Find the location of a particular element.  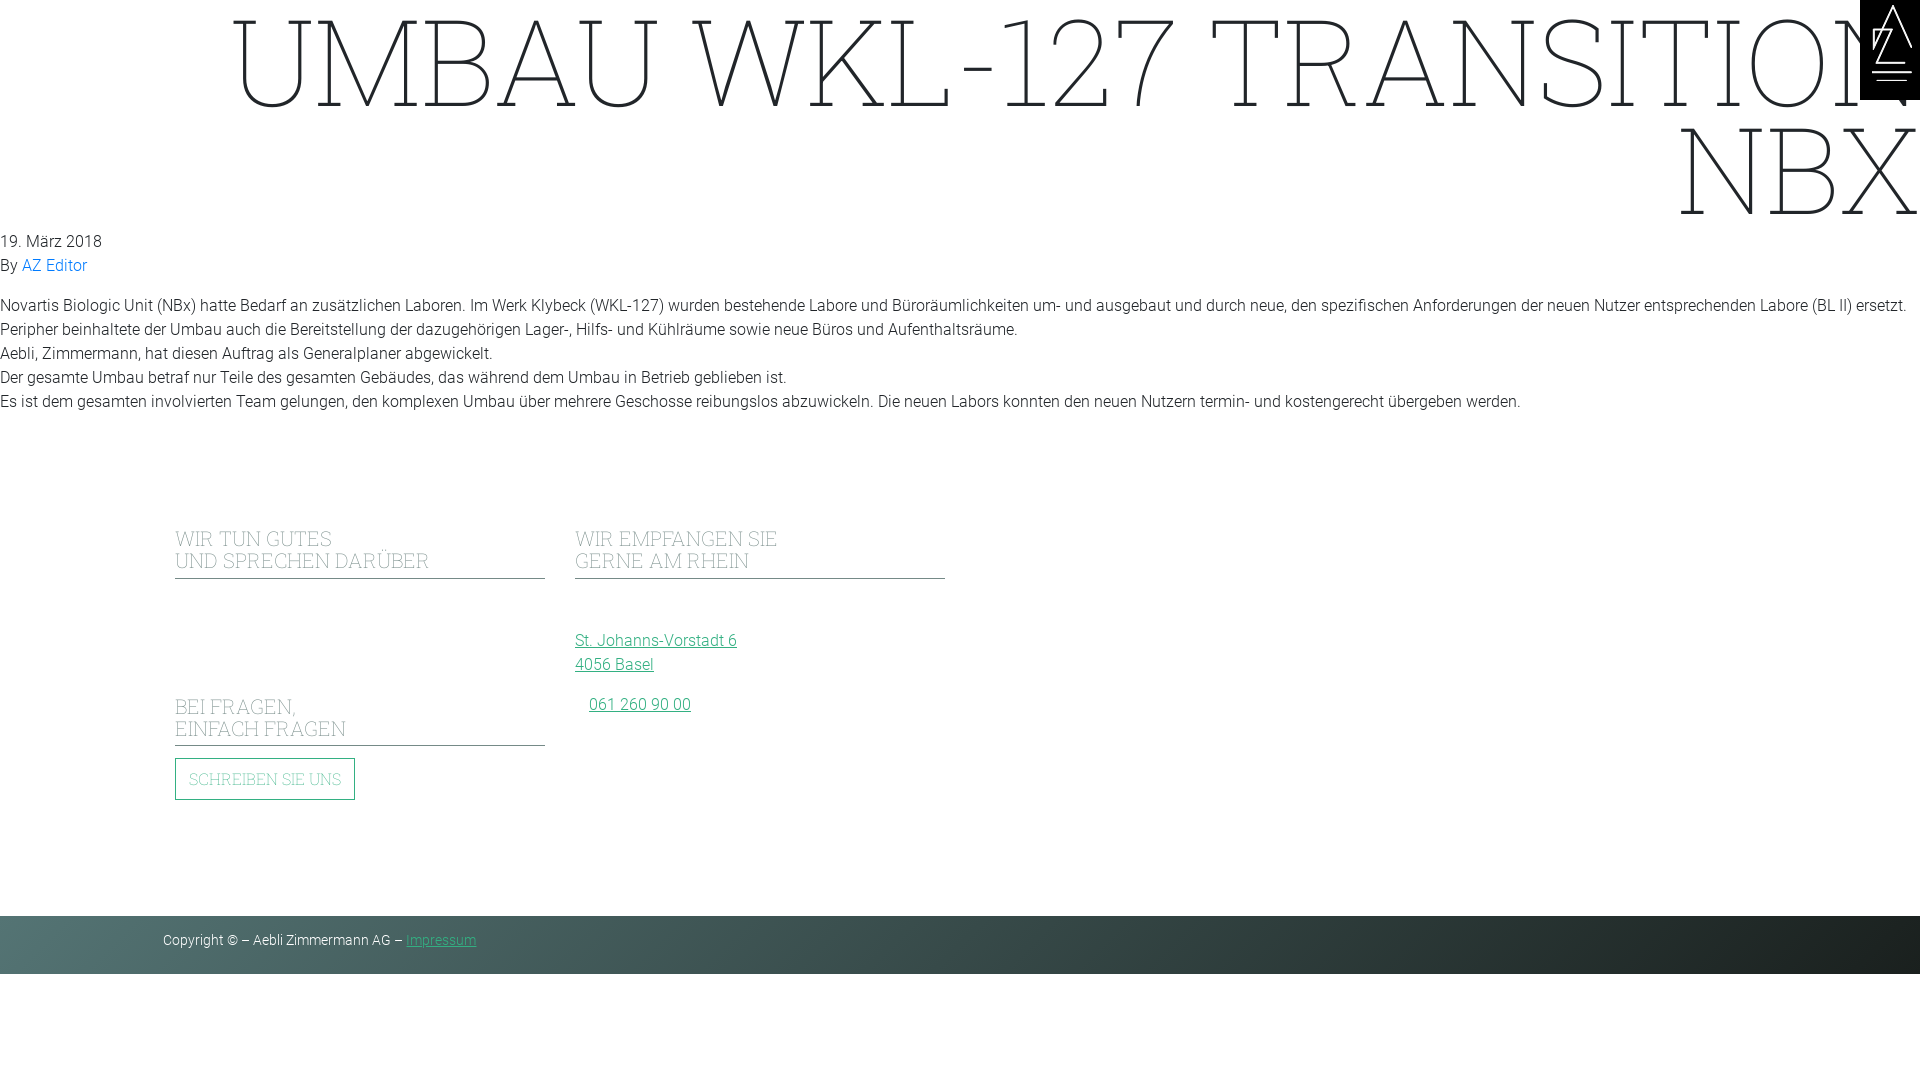

'AZ Editor' is located at coordinates (54, 264).